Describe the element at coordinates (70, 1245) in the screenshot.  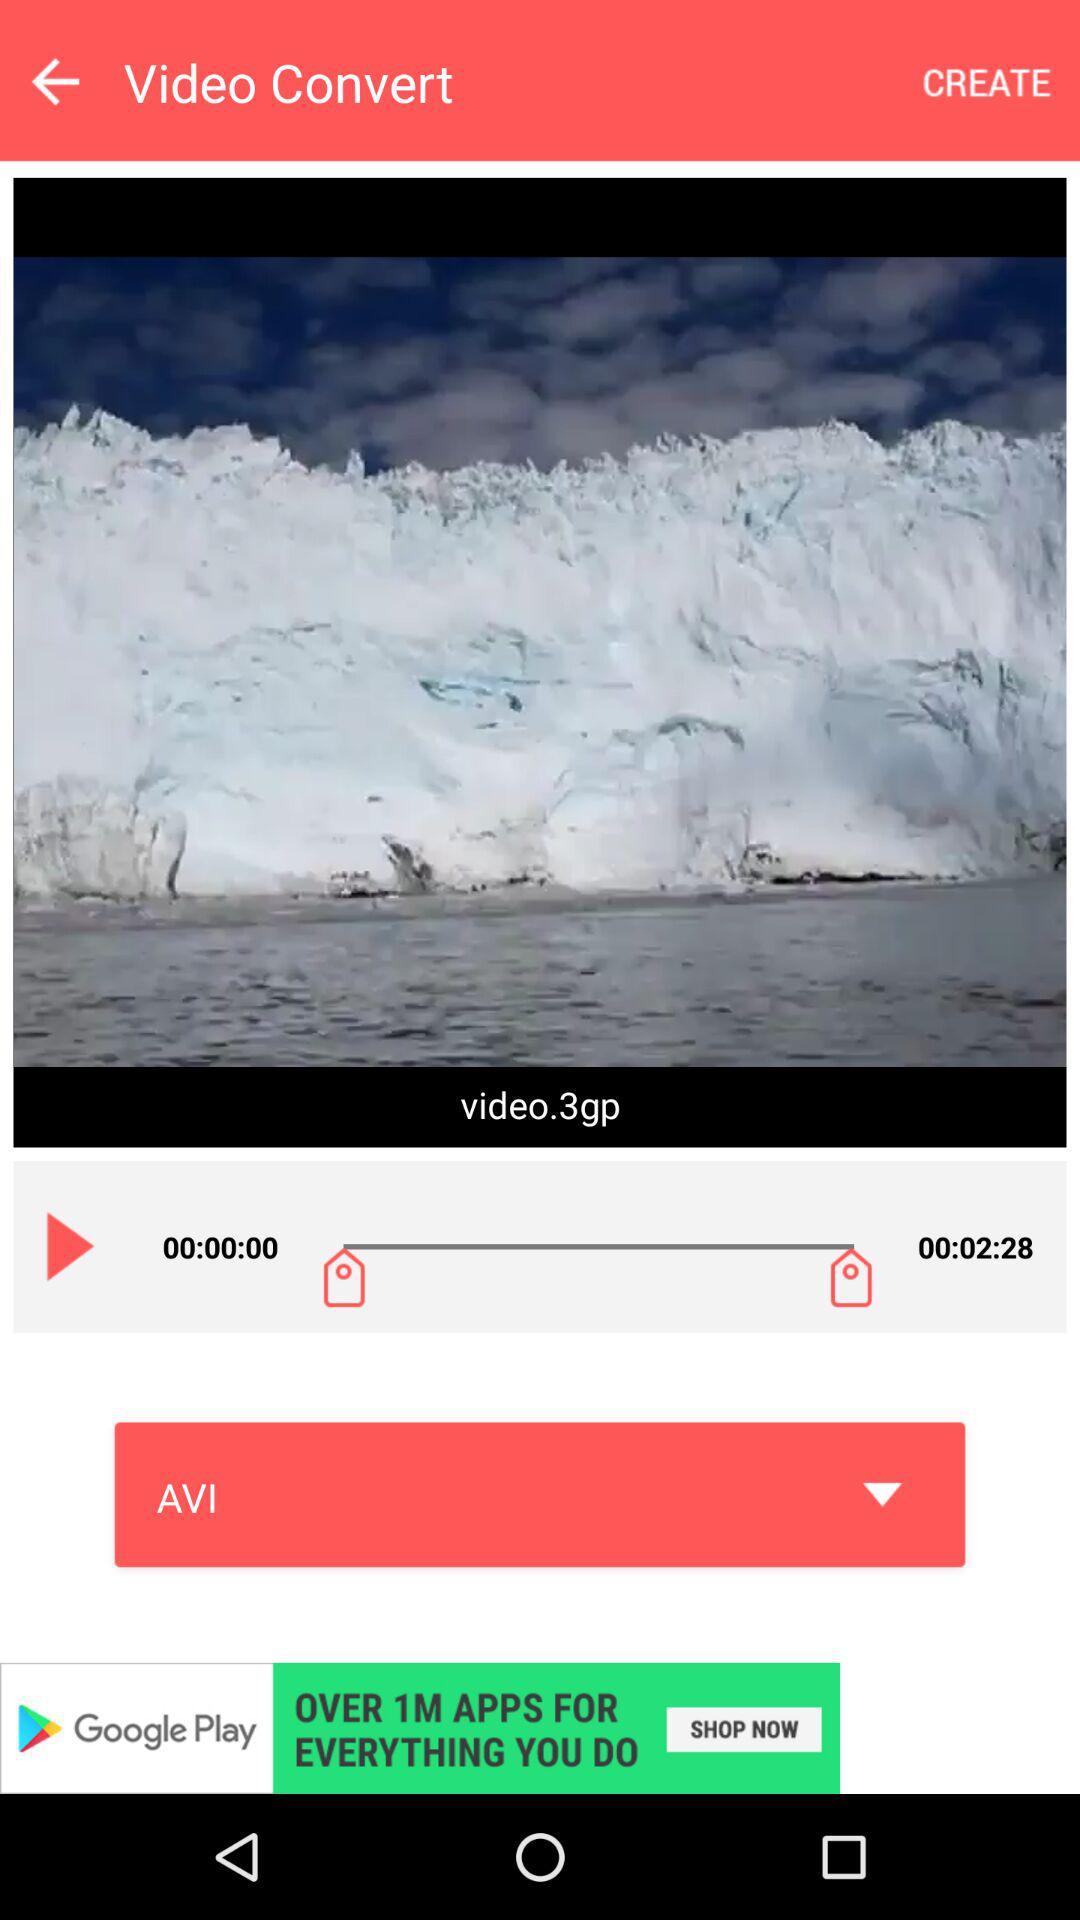
I see `video` at that location.